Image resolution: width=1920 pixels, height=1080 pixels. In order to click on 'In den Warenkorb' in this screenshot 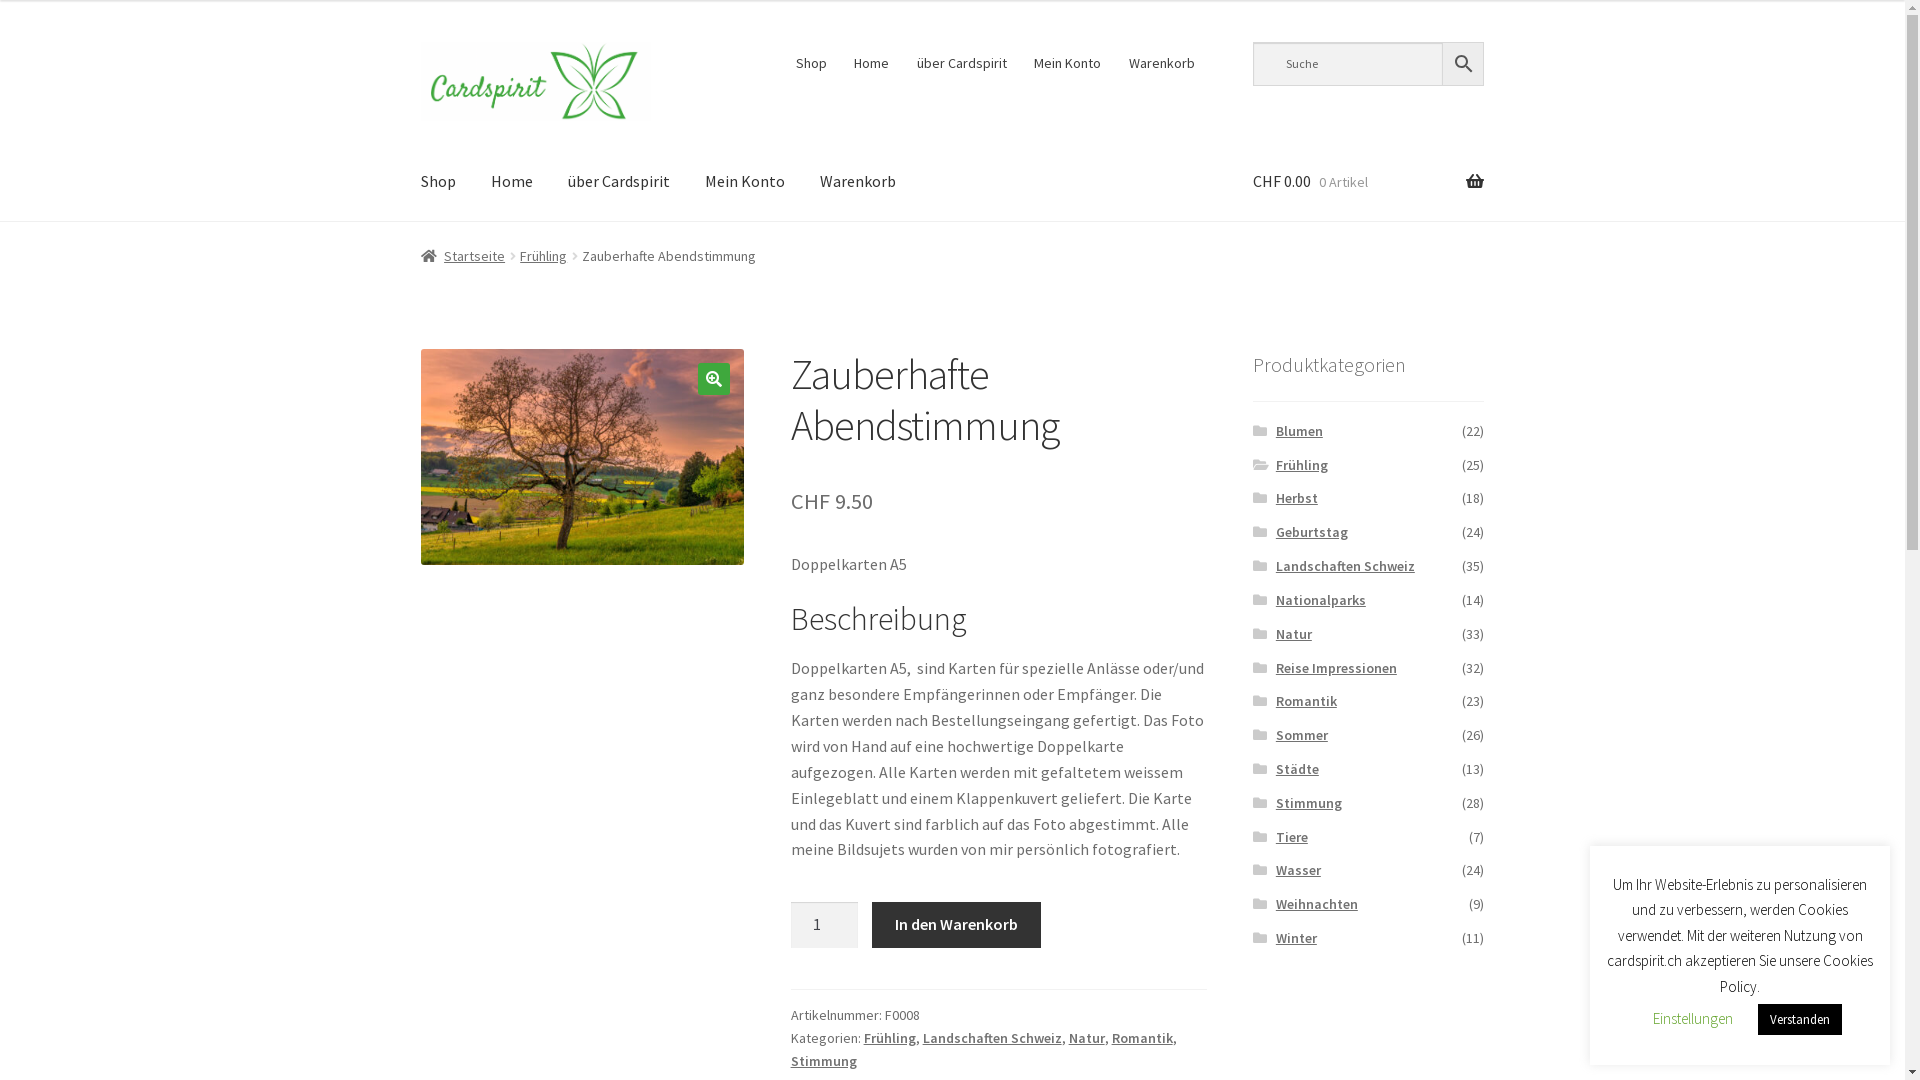, I will do `click(954, 925)`.